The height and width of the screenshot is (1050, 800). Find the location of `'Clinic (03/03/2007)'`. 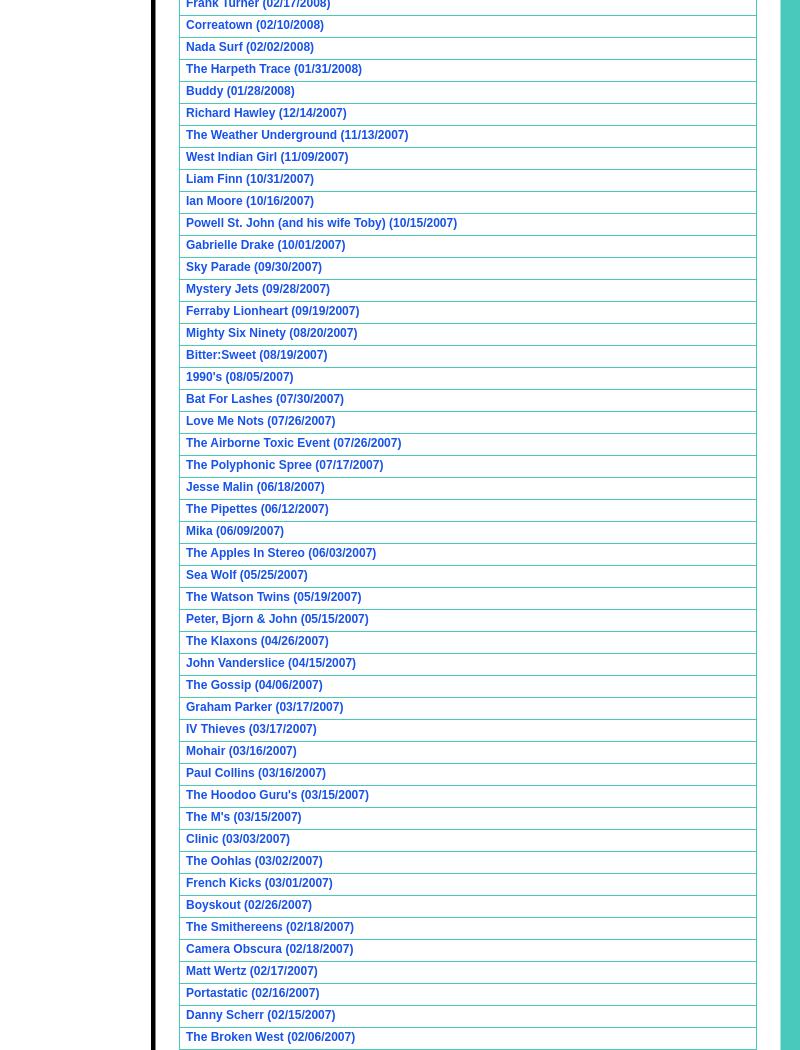

'Clinic (03/03/2007)' is located at coordinates (237, 838).